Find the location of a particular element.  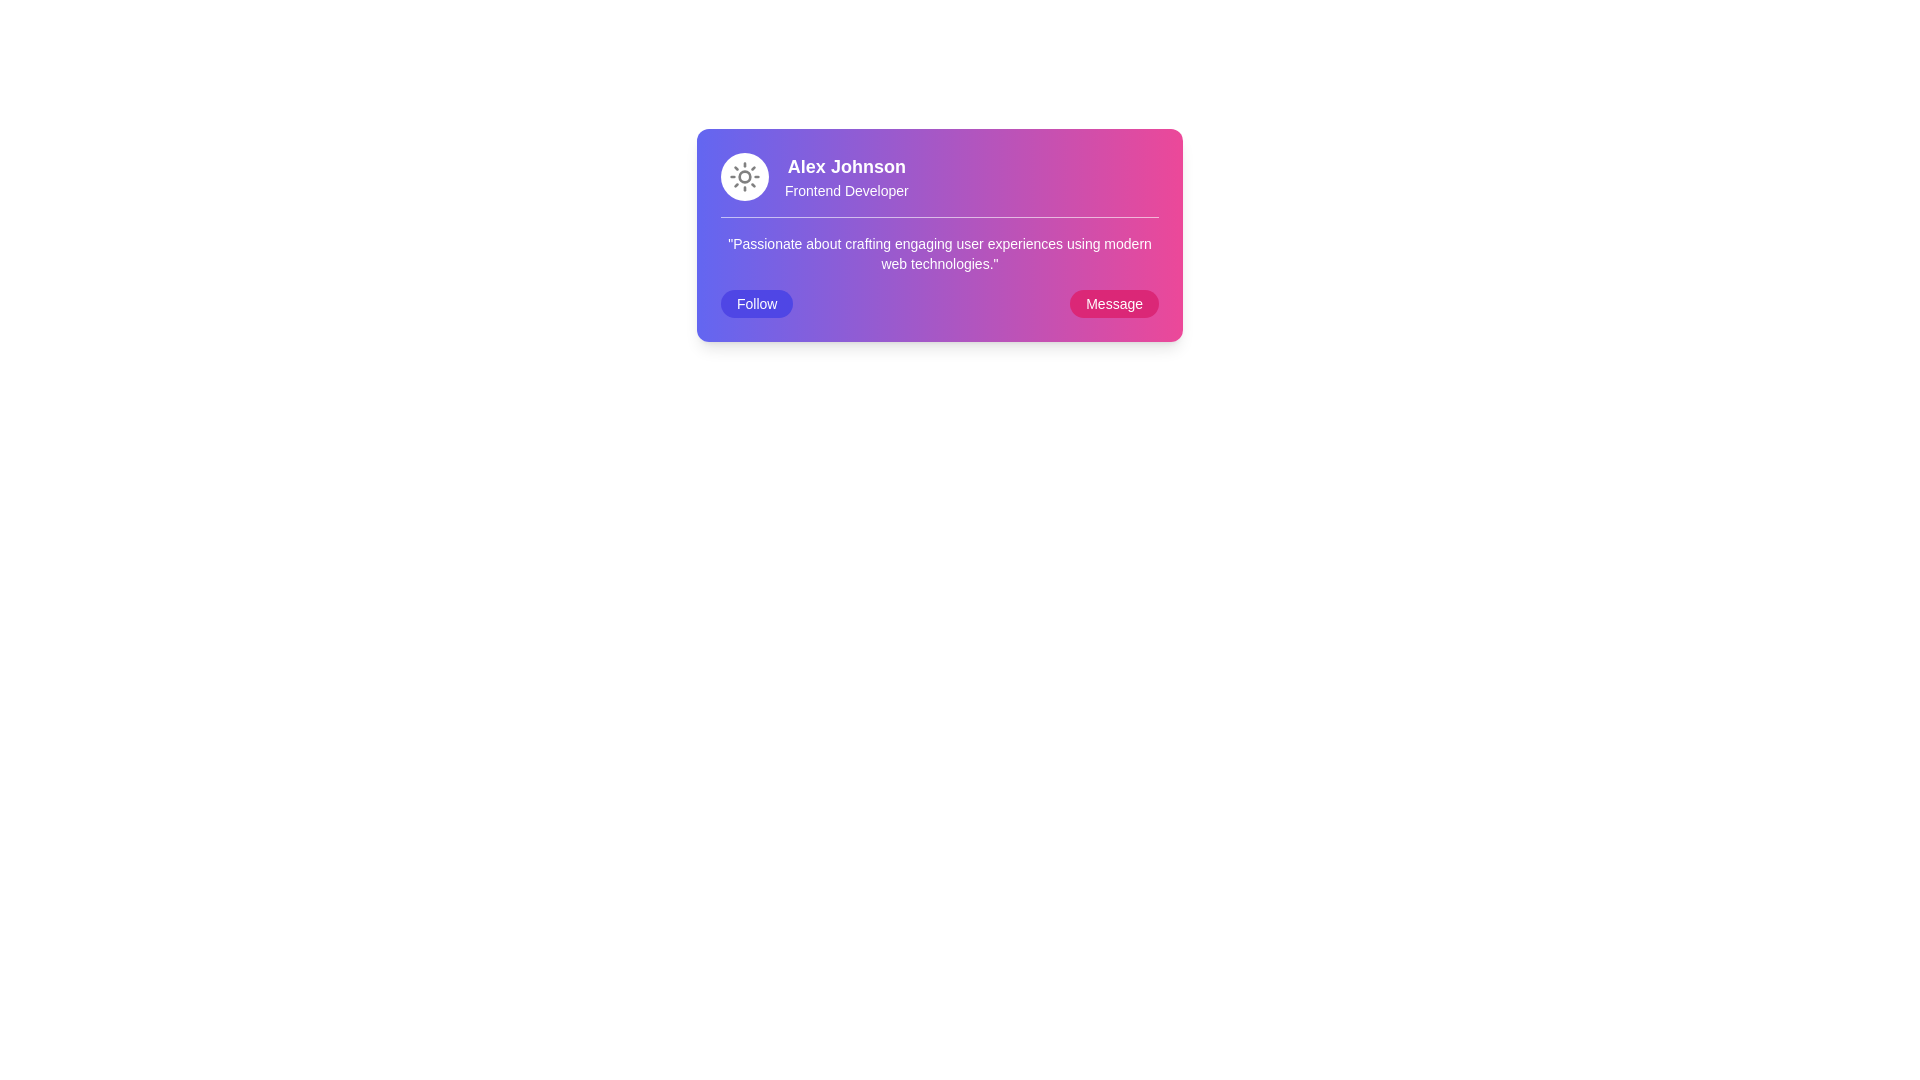

the bright or sunny themed icon located in the top-left section of the card component, which is positioned directly to the left of the user's name and title is located at coordinates (743, 176).